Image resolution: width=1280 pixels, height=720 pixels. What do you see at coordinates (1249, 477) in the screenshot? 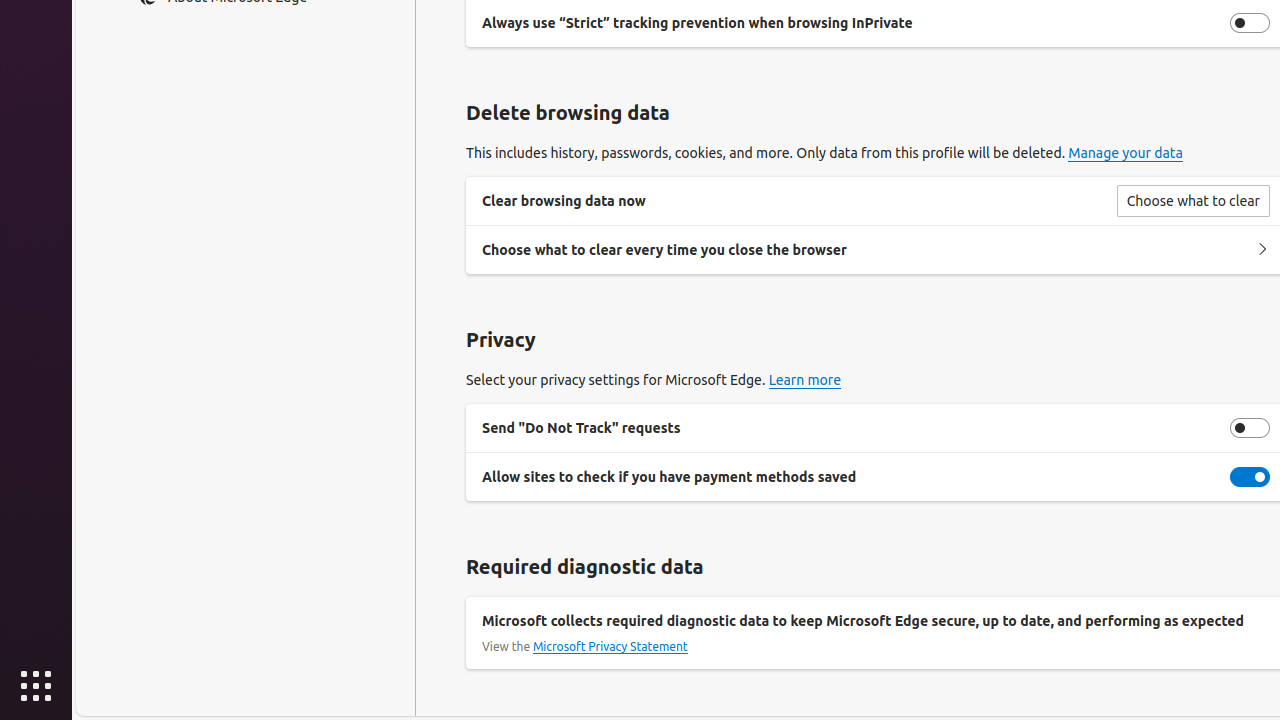
I see `'Allow sites to check if you have payment methods saved'` at bounding box center [1249, 477].